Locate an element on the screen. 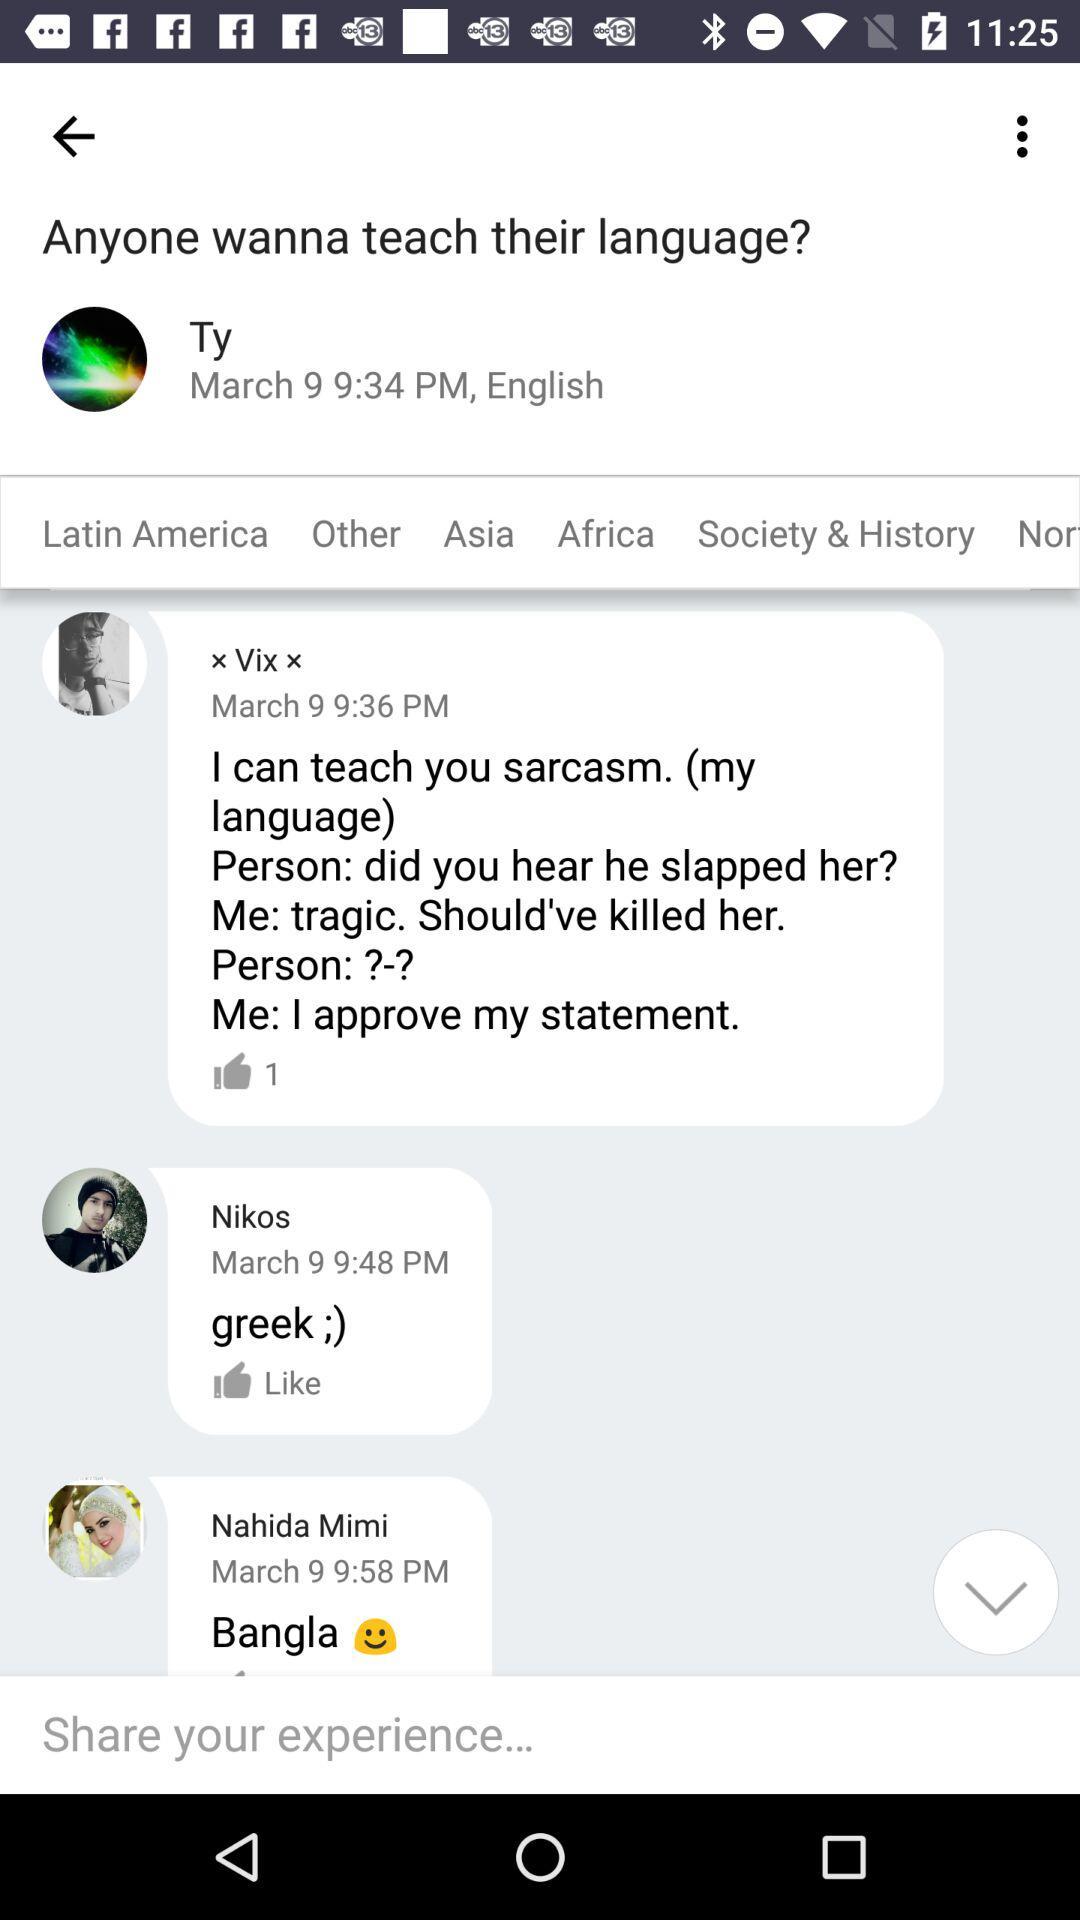 The width and height of the screenshot is (1080, 1920). scroll down to the bottom is located at coordinates (995, 1591).